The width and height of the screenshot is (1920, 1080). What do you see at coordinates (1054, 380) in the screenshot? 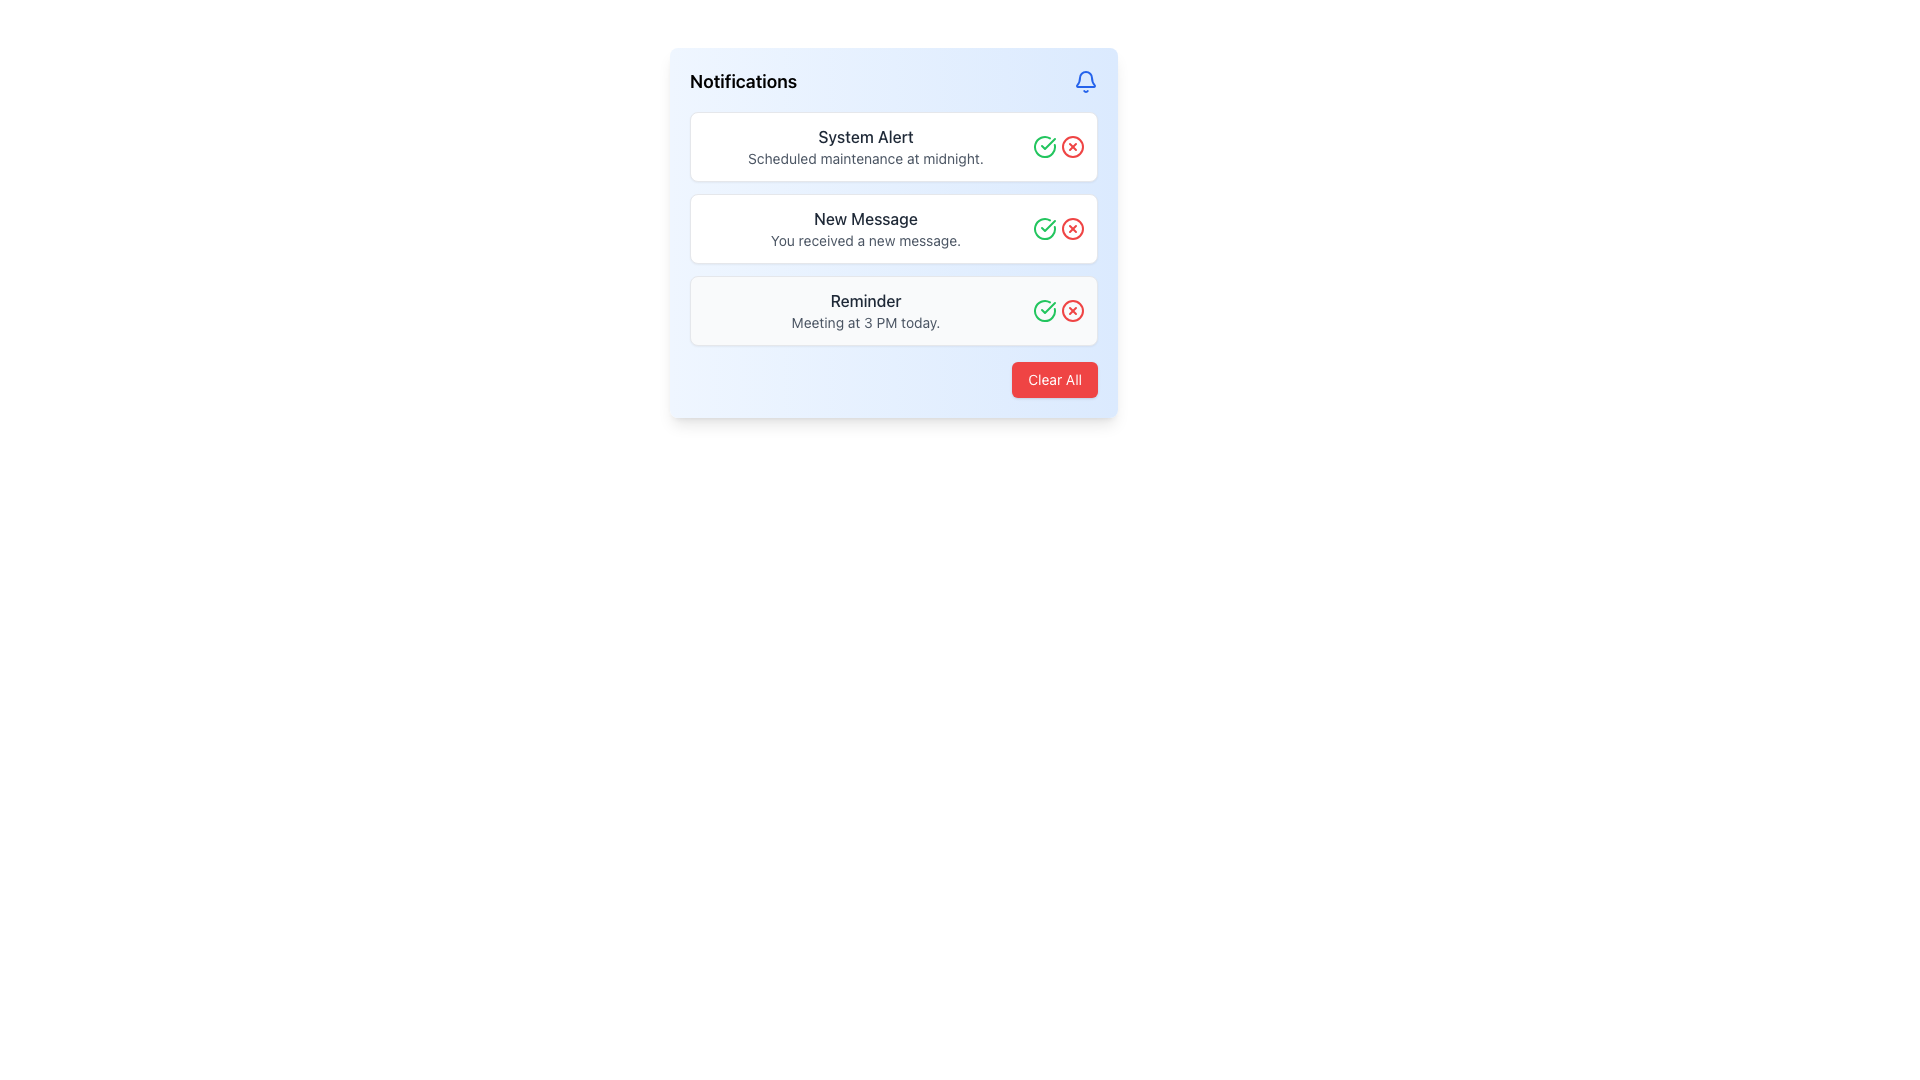
I see `the red 'Clear All' button with white text located at the bottom-right corner of the notification panel to clear all notifications` at bounding box center [1054, 380].